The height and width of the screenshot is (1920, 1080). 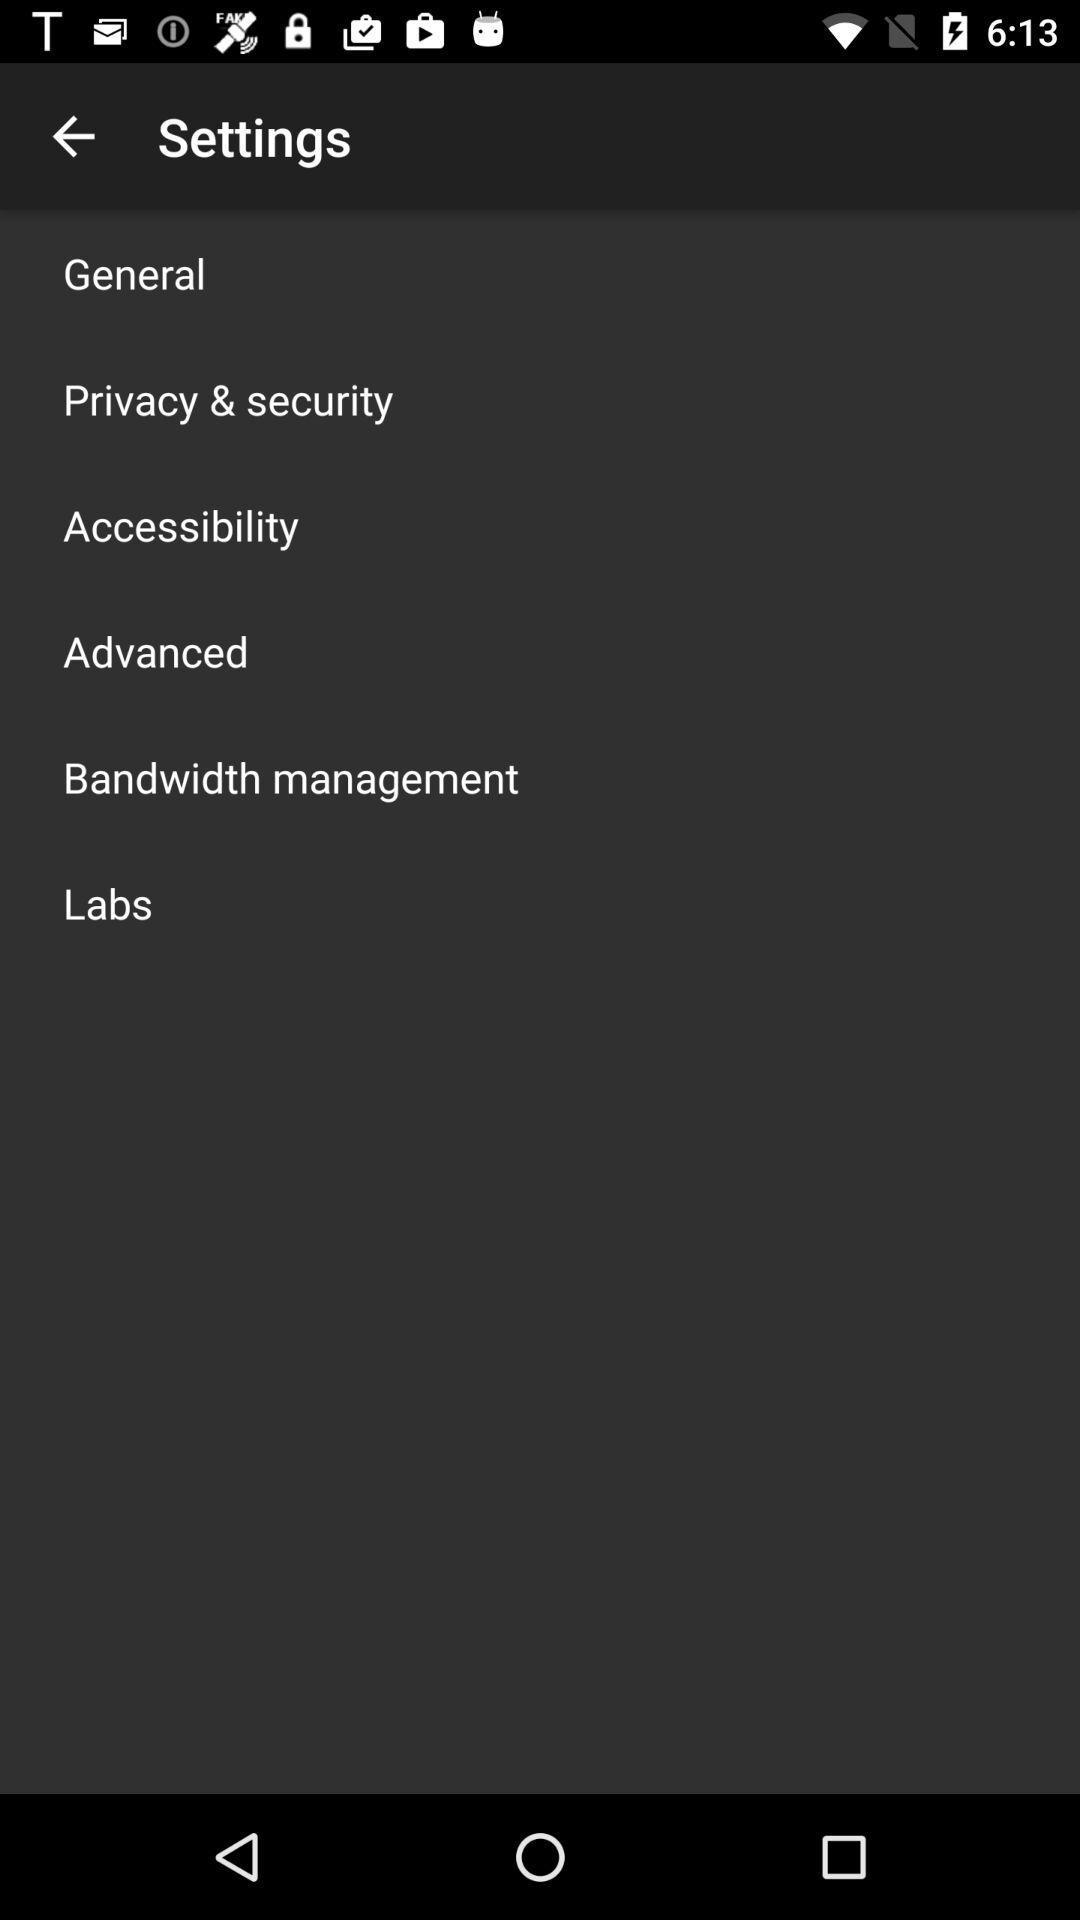 What do you see at coordinates (154, 651) in the screenshot?
I see `the advanced app` at bounding box center [154, 651].